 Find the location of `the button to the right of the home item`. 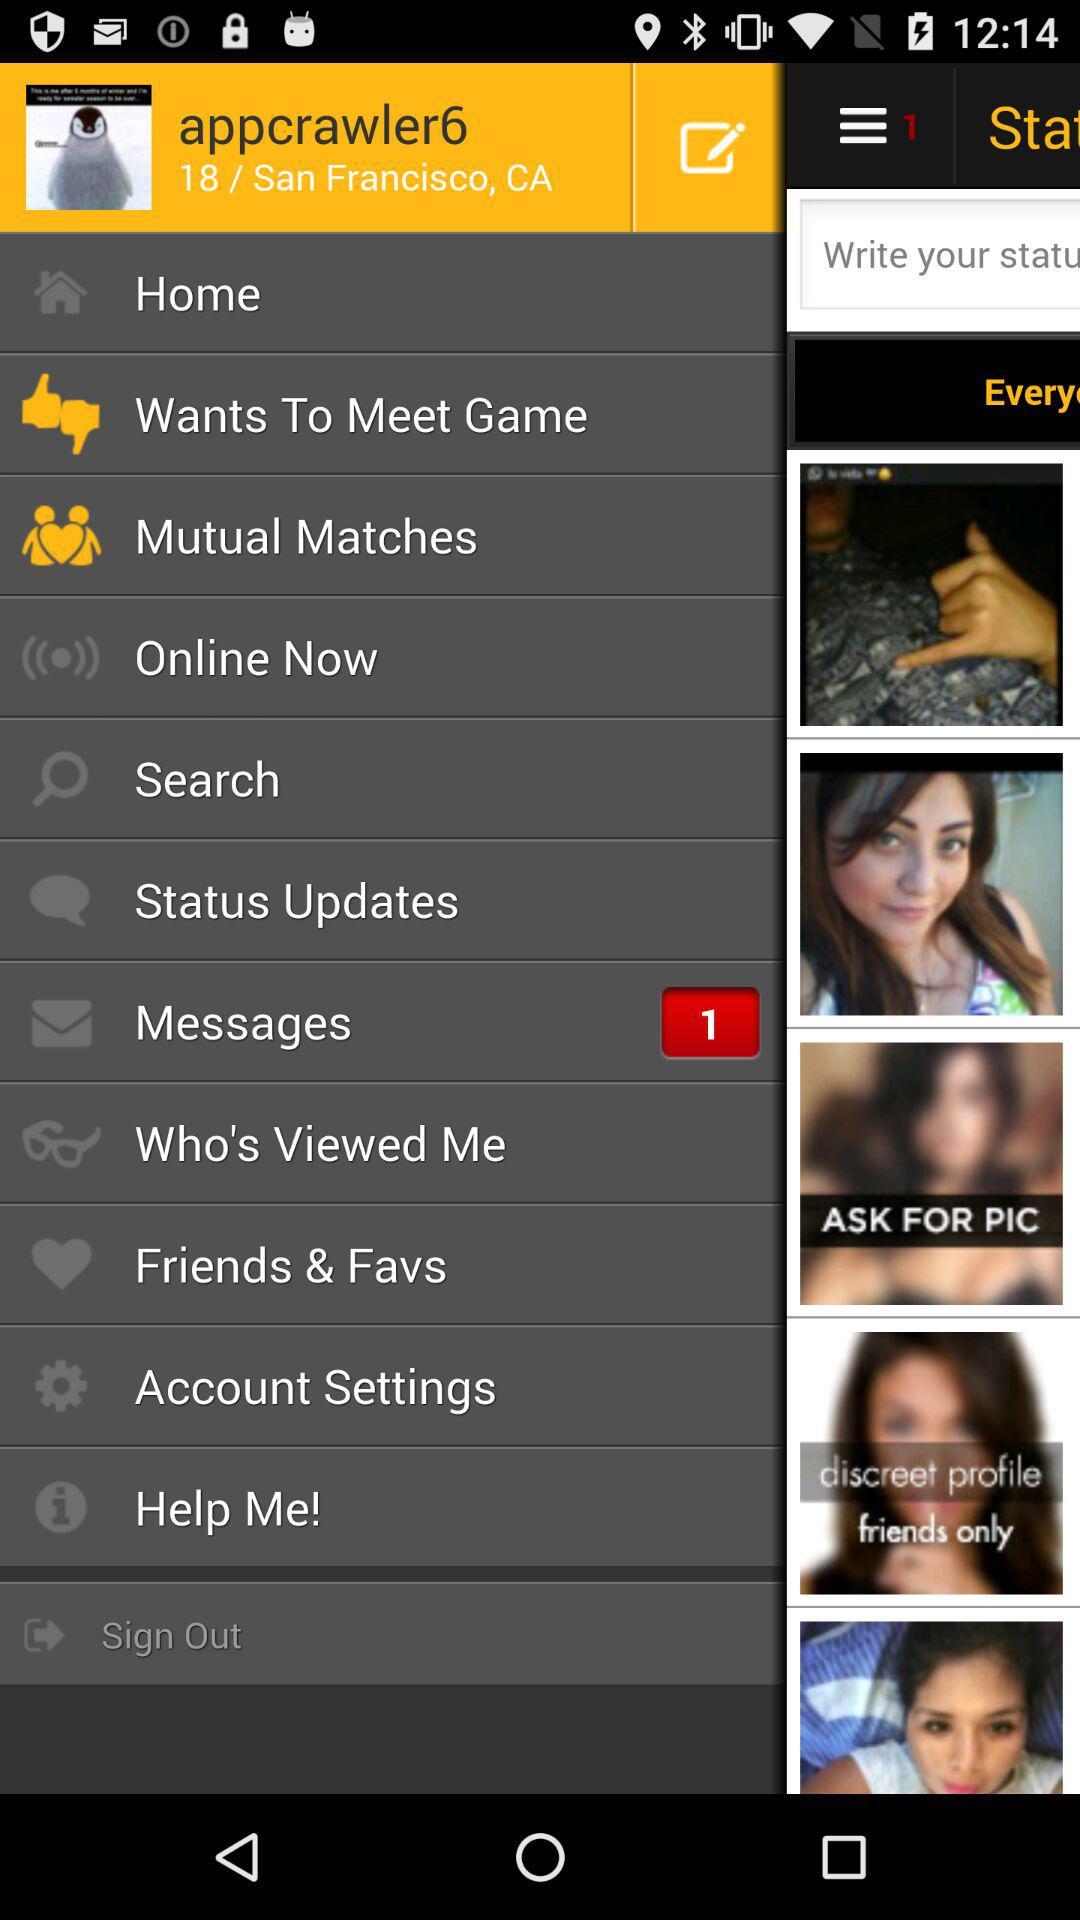

the button to the right of the home item is located at coordinates (937, 390).